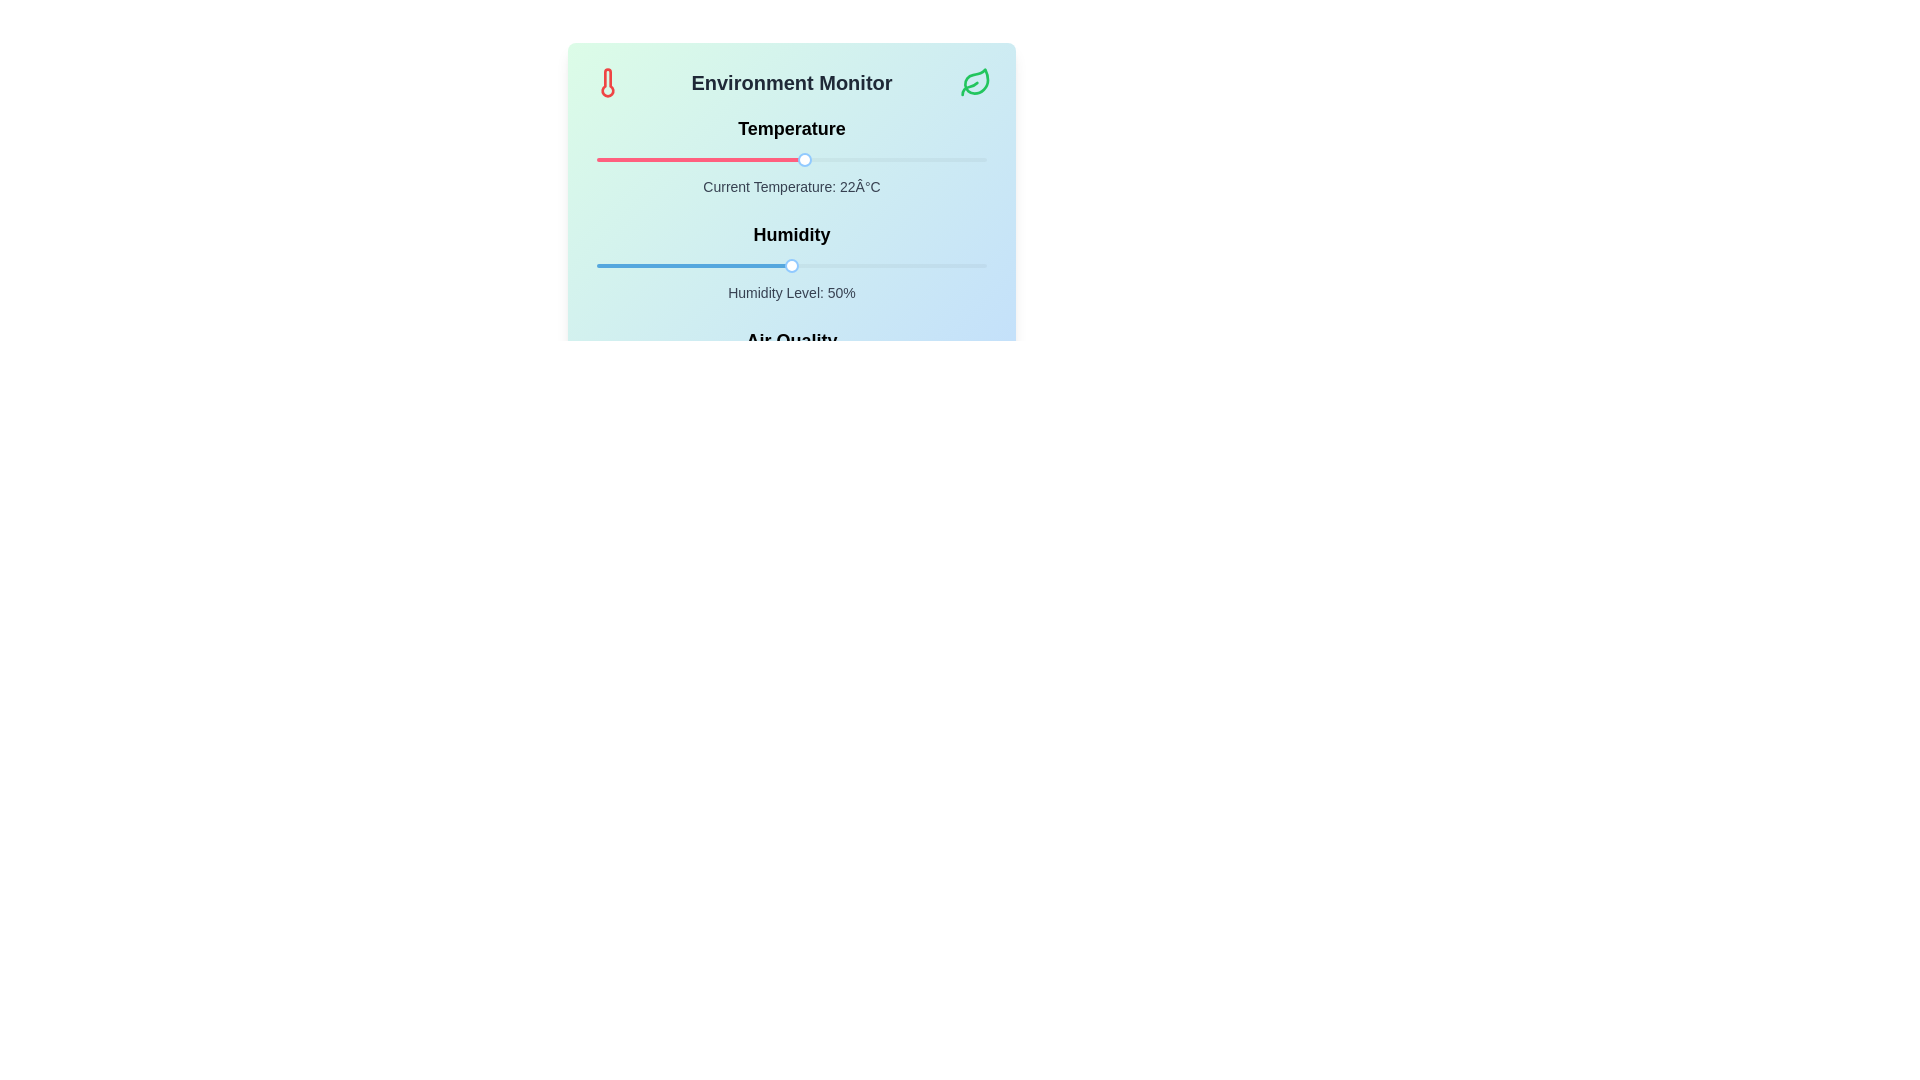 This screenshot has width=1920, height=1080. Describe the element at coordinates (975, 82) in the screenshot. I see `the environmental indicator icon located in the top-right corner of the 'Environment Monitor' module header` at that location.